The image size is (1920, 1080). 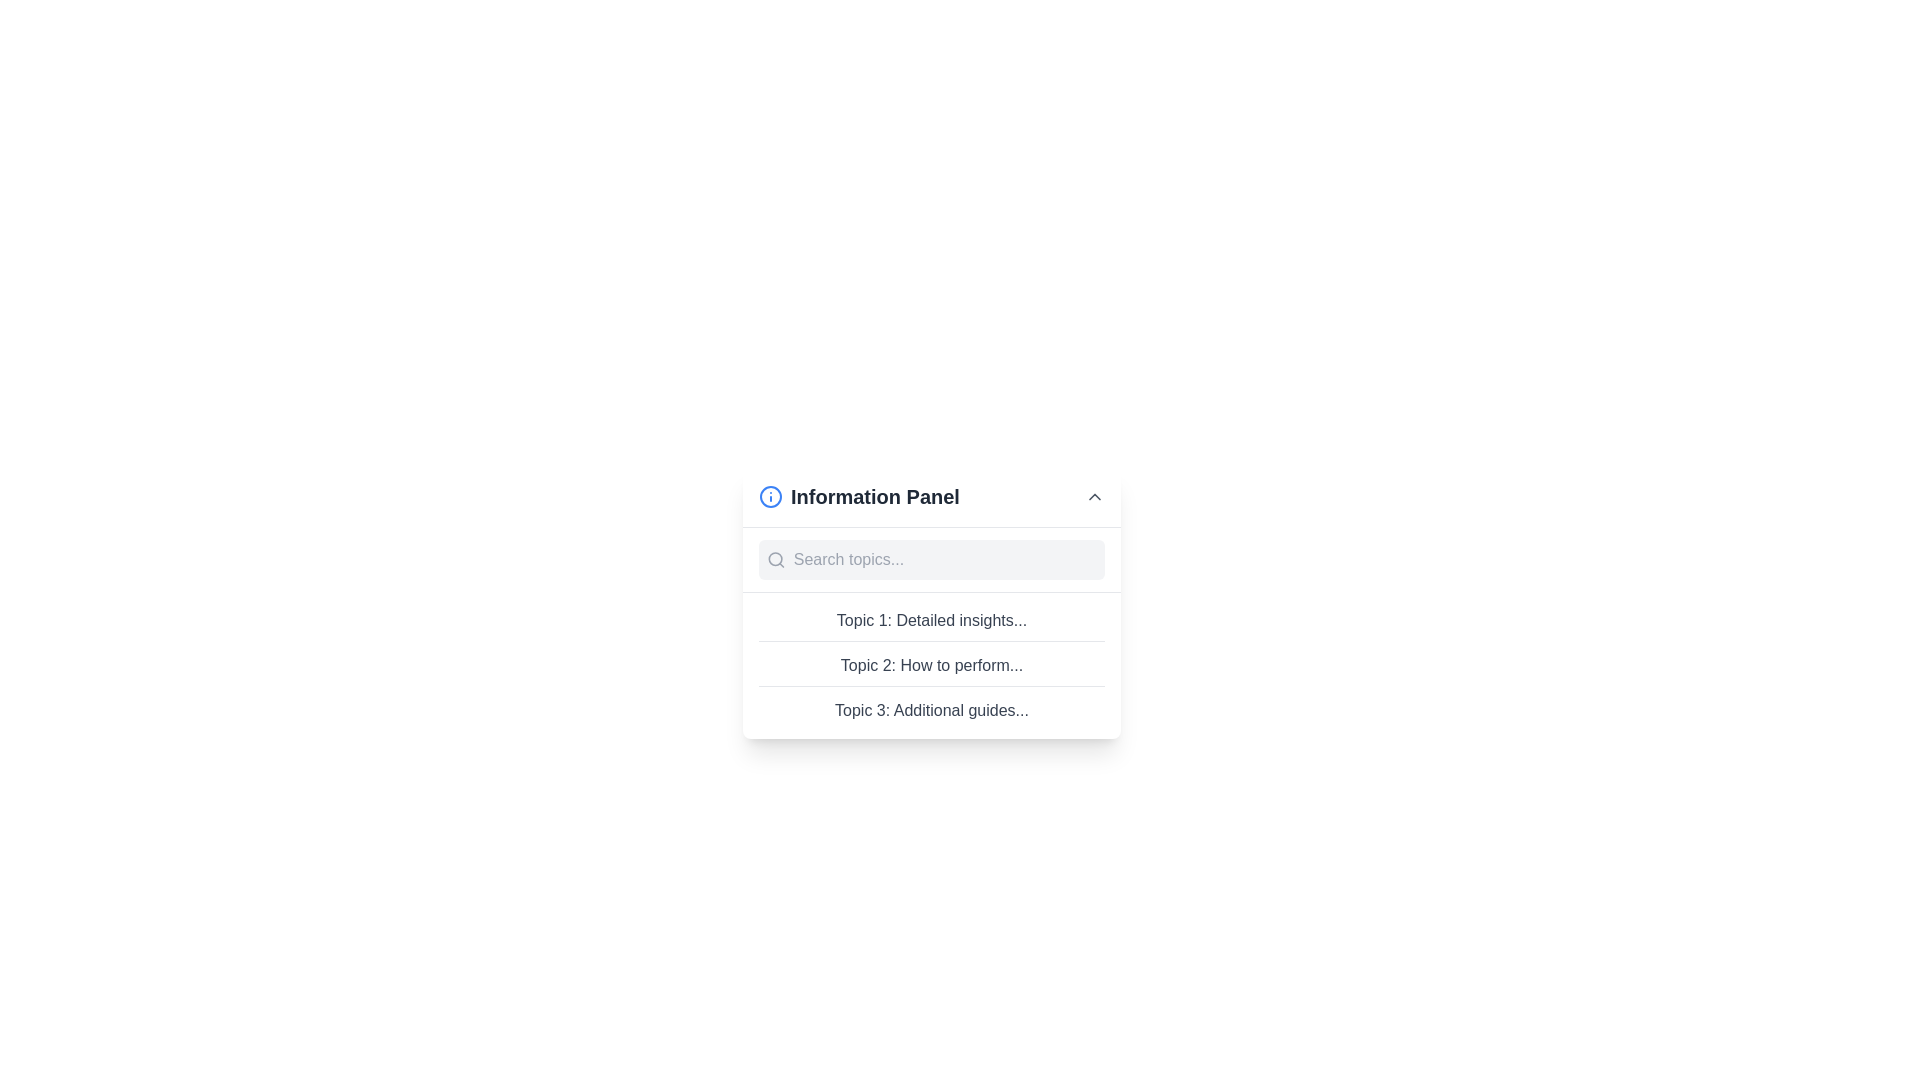 I want to click on the Header with icon and text element, so click(x=859, y=496).